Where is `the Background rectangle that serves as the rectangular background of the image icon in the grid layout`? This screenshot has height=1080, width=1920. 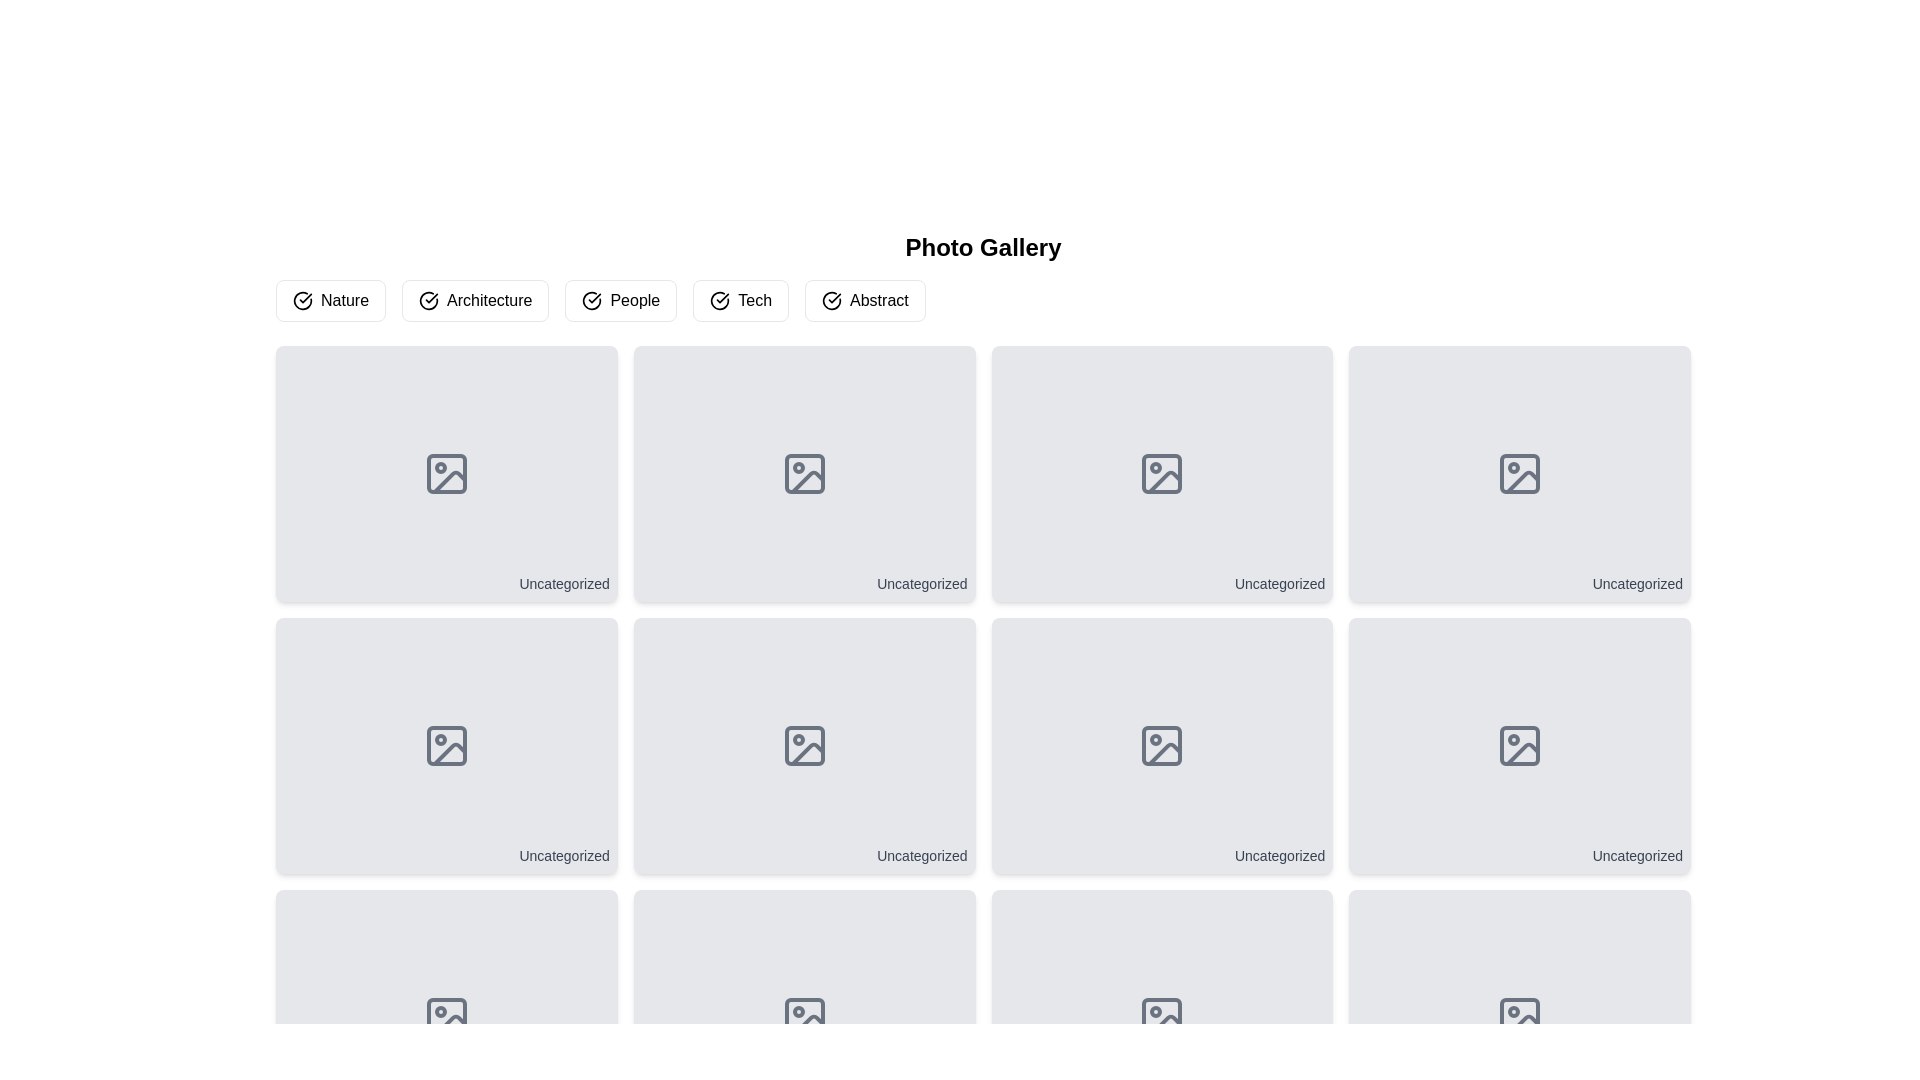 the Background rectangle that serves as the rectangular background of the image icon in the grid layout is located at coordinates (1162, 745).